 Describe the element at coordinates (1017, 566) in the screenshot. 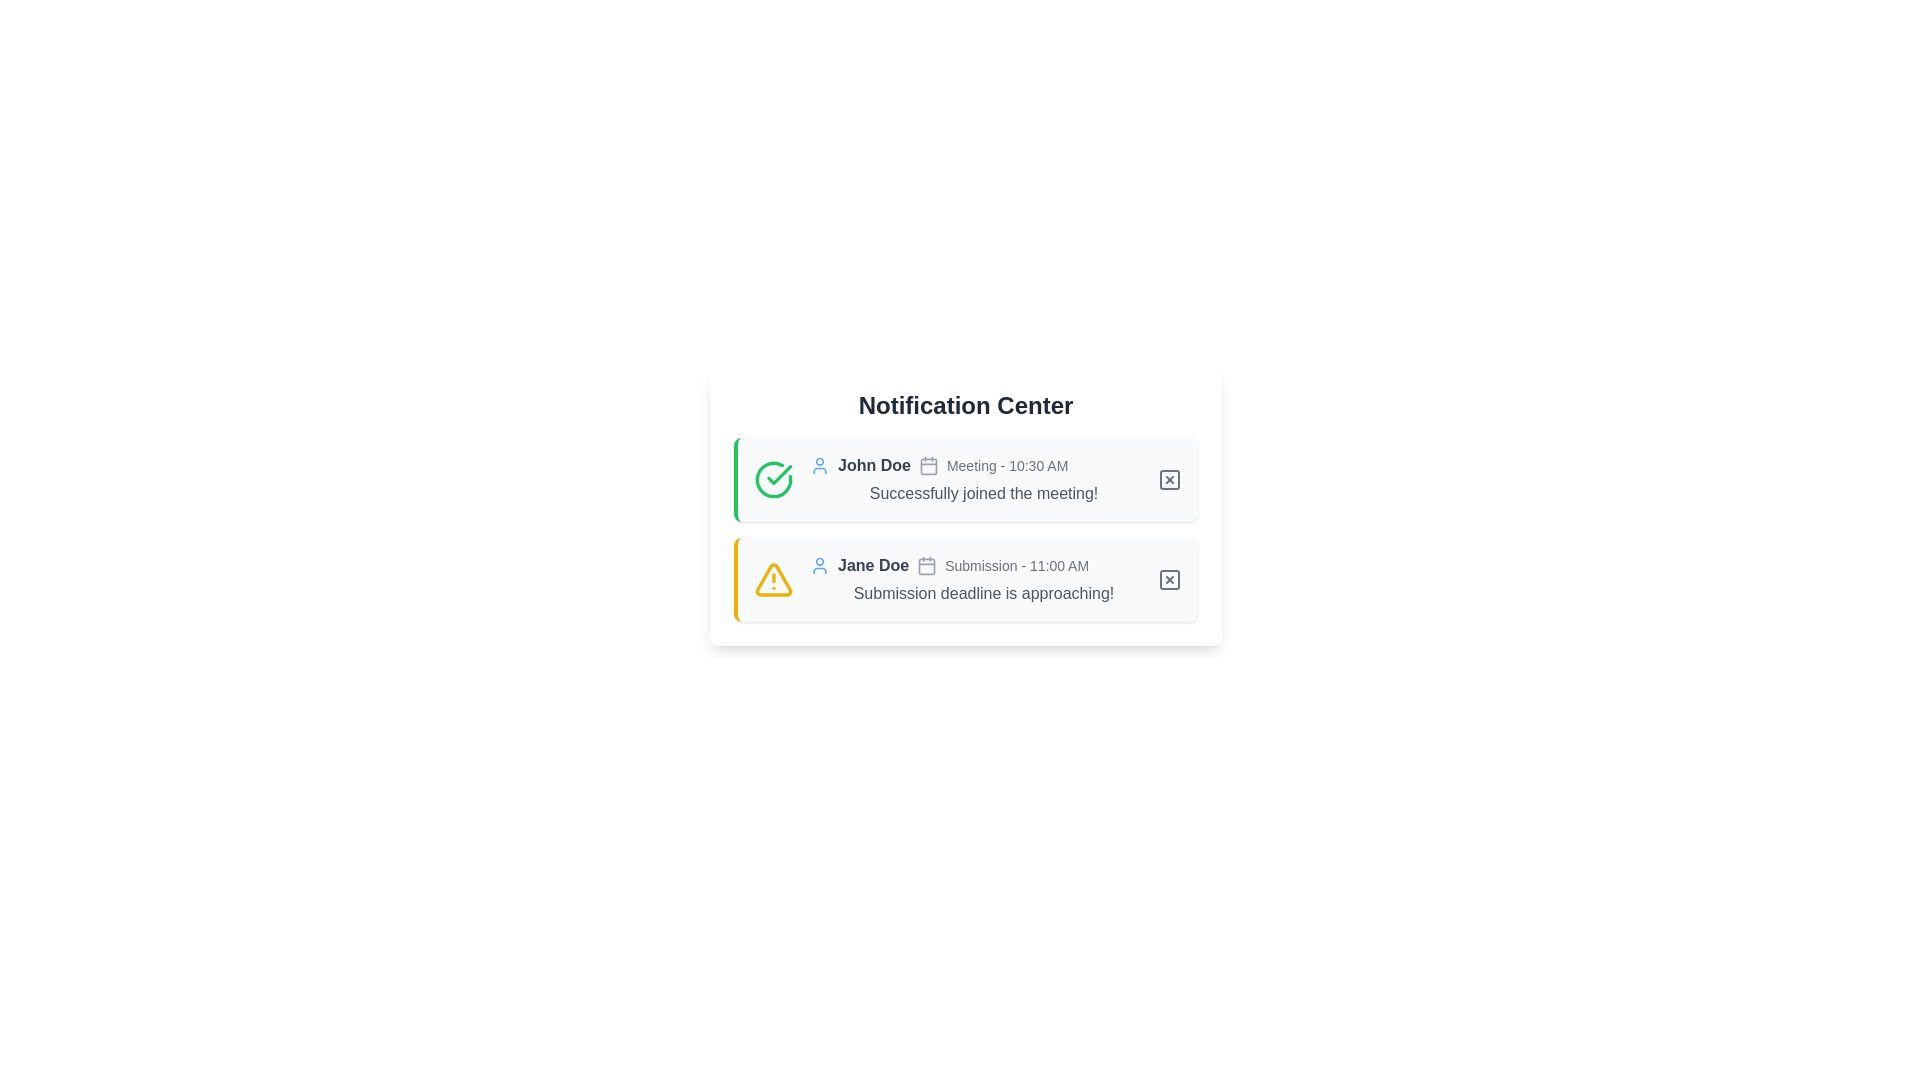

I see `the text element displaying 'Submission - 11:00 AM', which is styled in small gray text and positioned to the right of 'Jane Doe' within the second notification entry` at that location.